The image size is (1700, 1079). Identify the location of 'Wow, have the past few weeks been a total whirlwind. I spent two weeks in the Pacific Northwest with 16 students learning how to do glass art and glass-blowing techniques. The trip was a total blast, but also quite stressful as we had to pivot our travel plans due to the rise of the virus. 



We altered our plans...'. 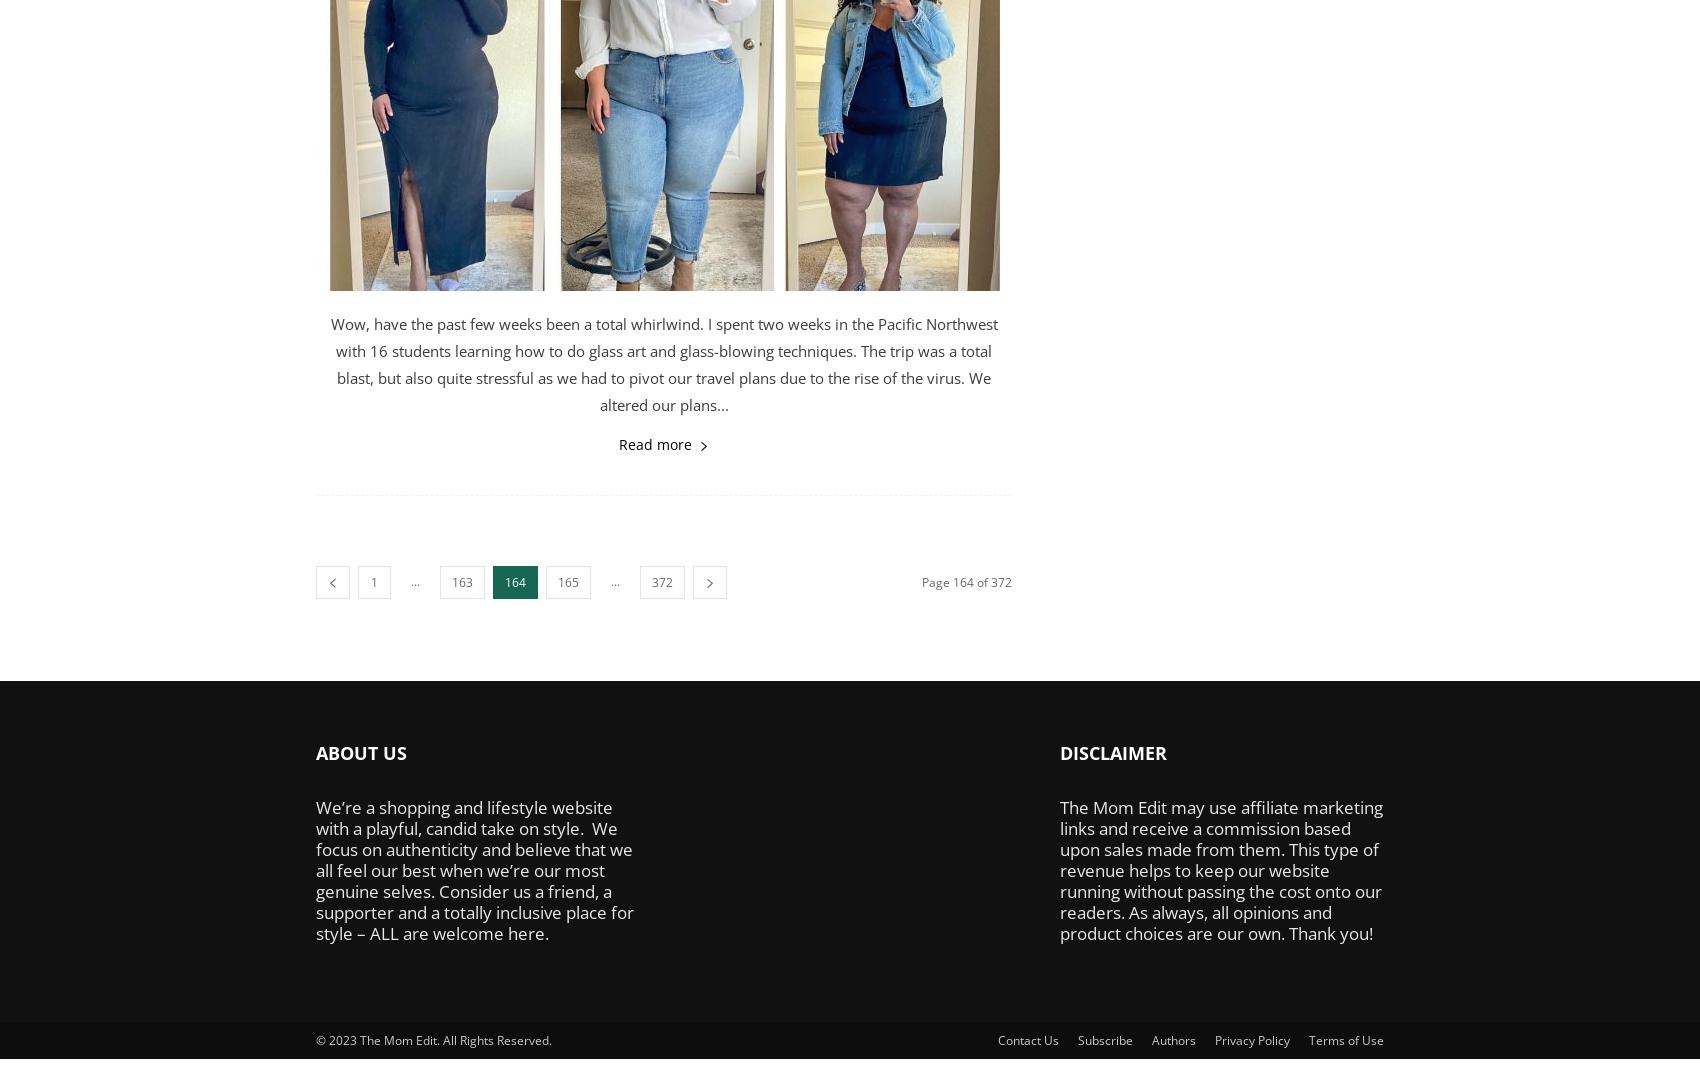
(663, 364).